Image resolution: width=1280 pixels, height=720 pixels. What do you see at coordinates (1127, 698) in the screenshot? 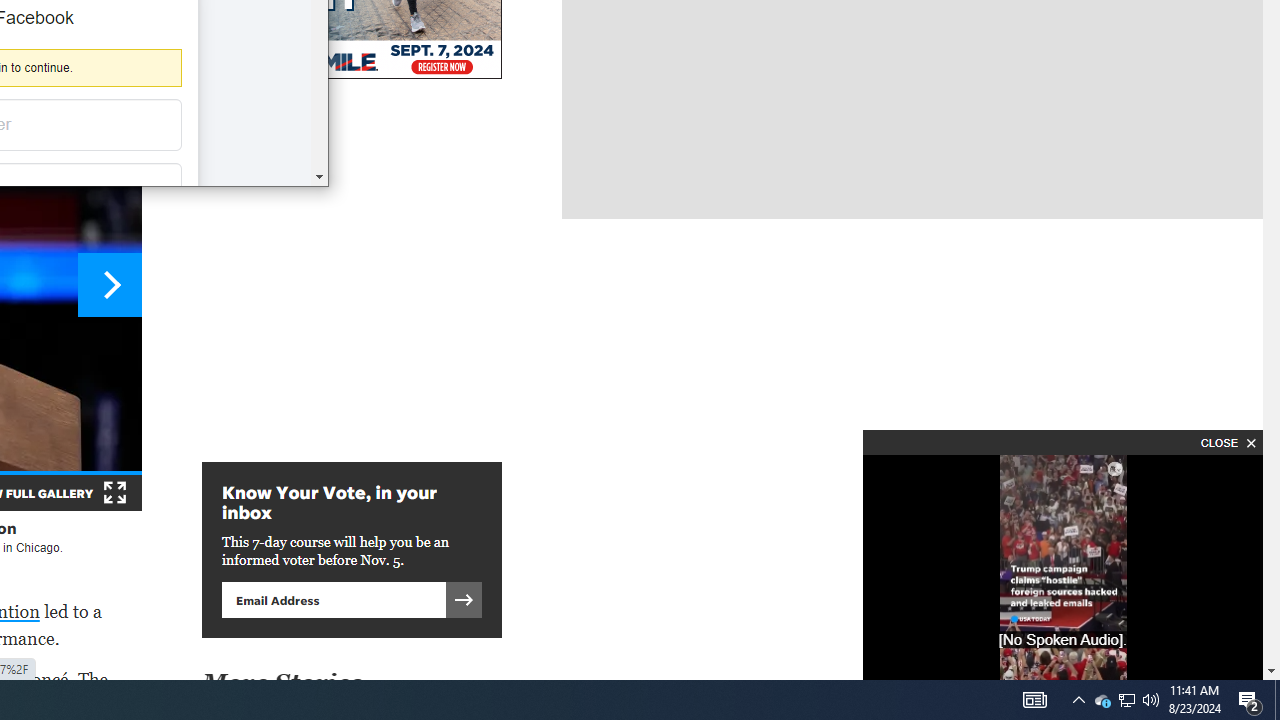
I see `'User Promoted Notification Area'` at bounding box center [1127, 698].